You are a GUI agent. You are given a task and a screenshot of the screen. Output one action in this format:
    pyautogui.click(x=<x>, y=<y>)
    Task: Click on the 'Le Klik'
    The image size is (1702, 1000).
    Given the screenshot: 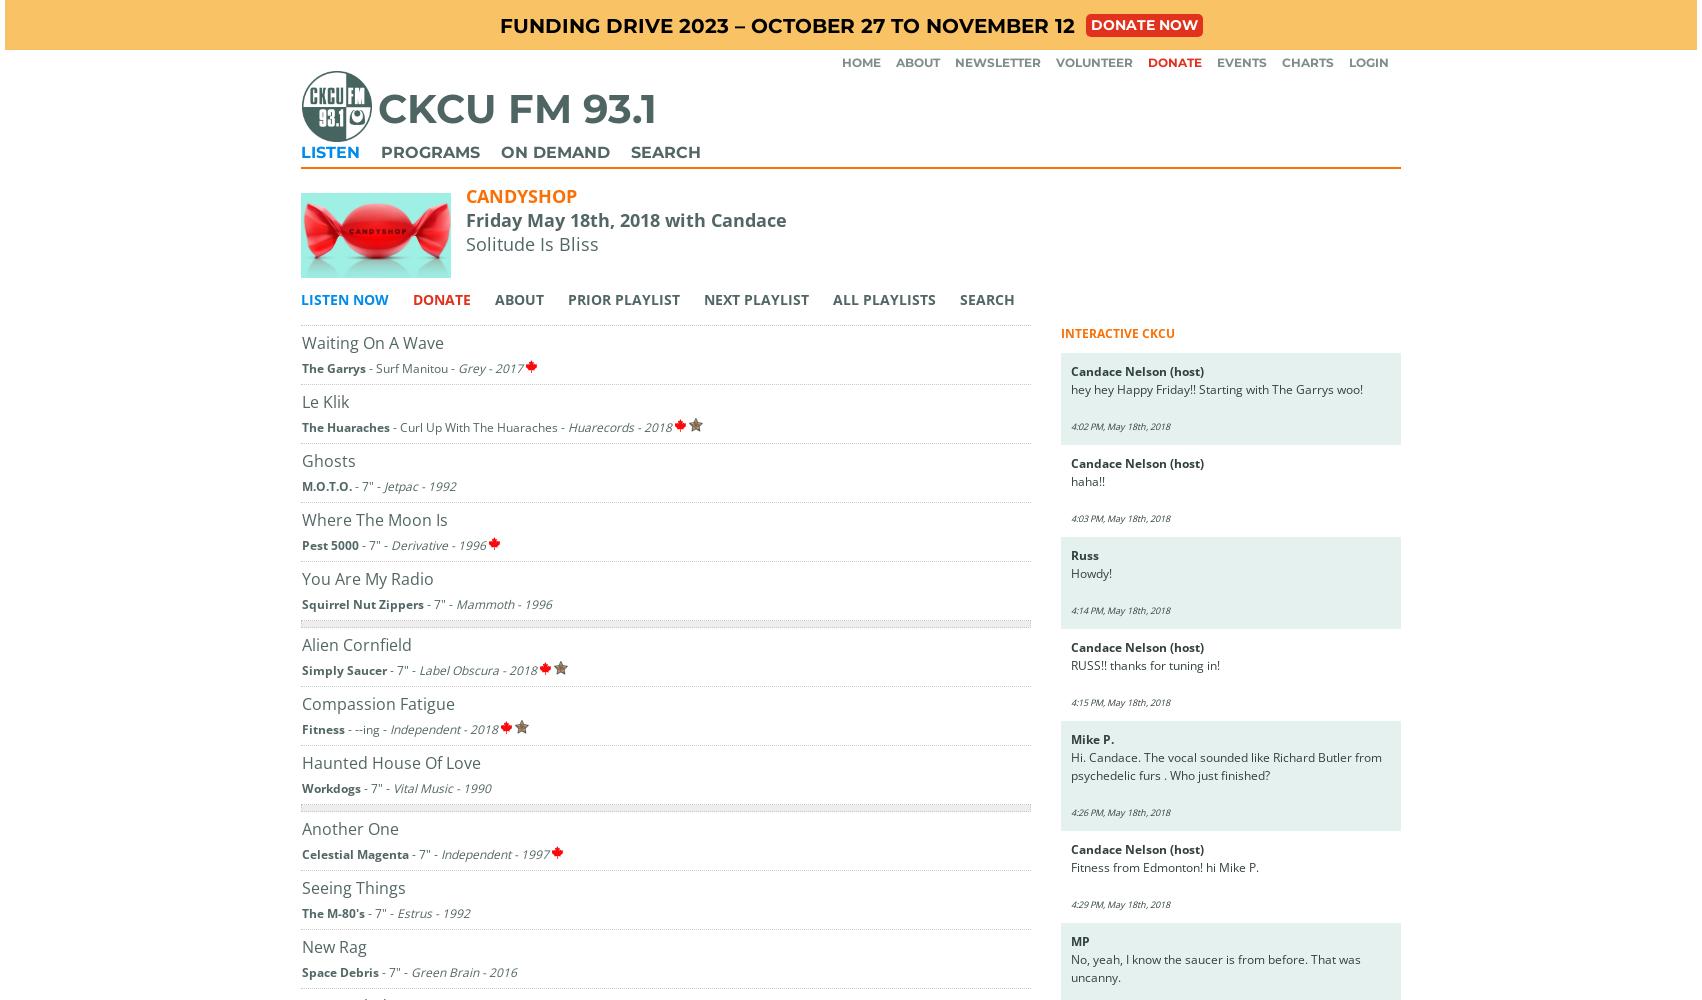 What is the action you would take?
    pyautogui.click(x=301, y=401)
    